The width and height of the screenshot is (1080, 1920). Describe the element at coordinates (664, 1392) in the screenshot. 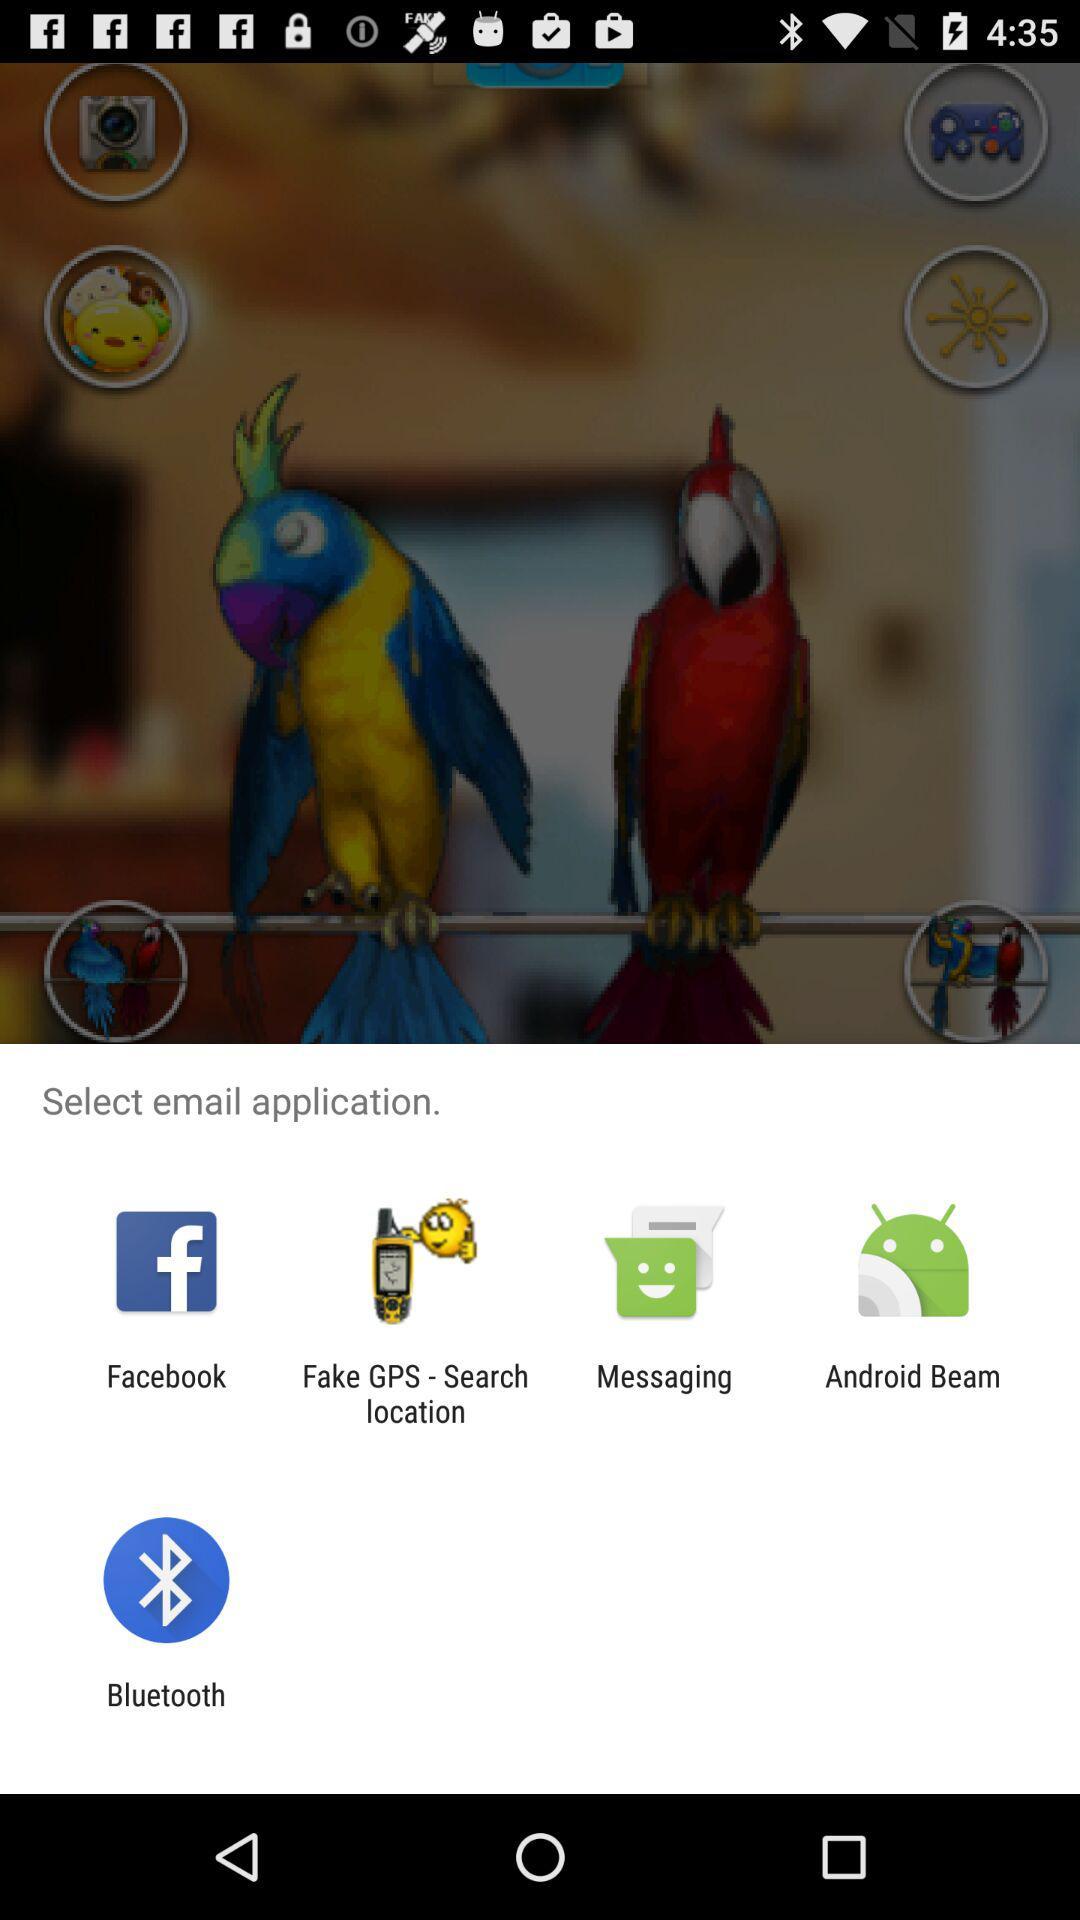

I see `icon next to the android beam icon` at that location.